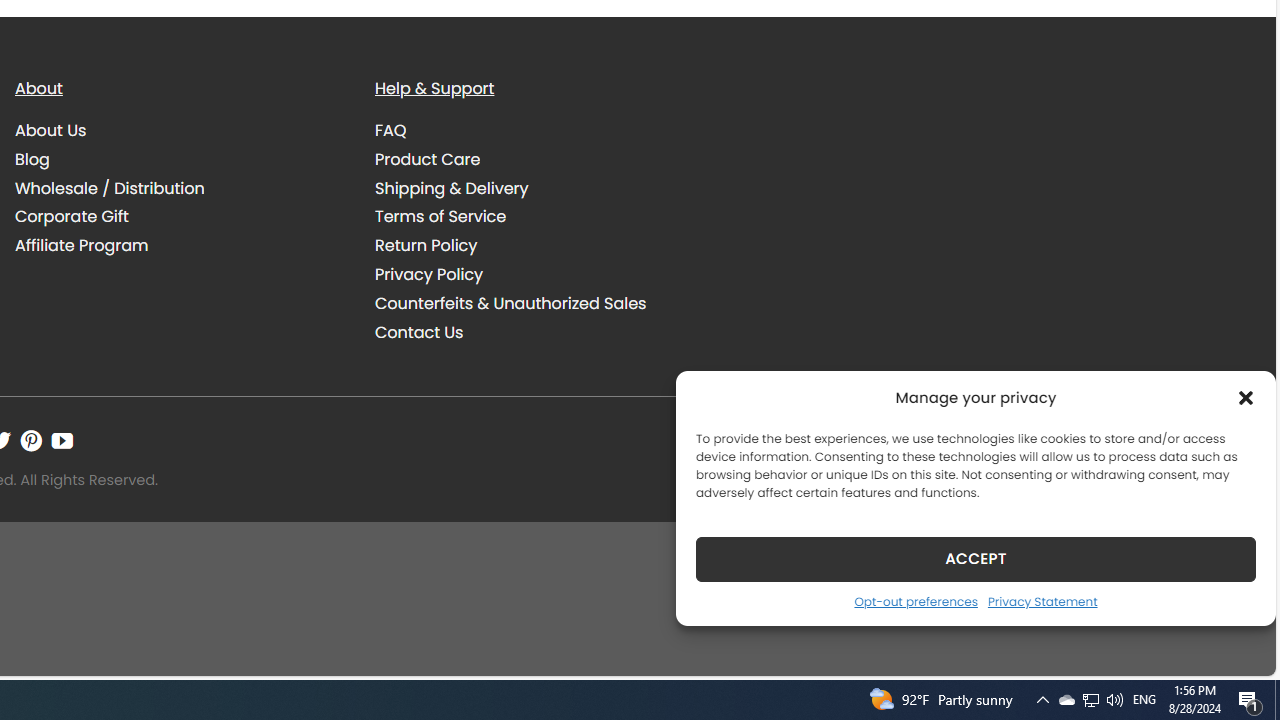  Describe the element at coordinates (914, 600) in the screenshot. I see `'Opt-out preferences'` at that location.